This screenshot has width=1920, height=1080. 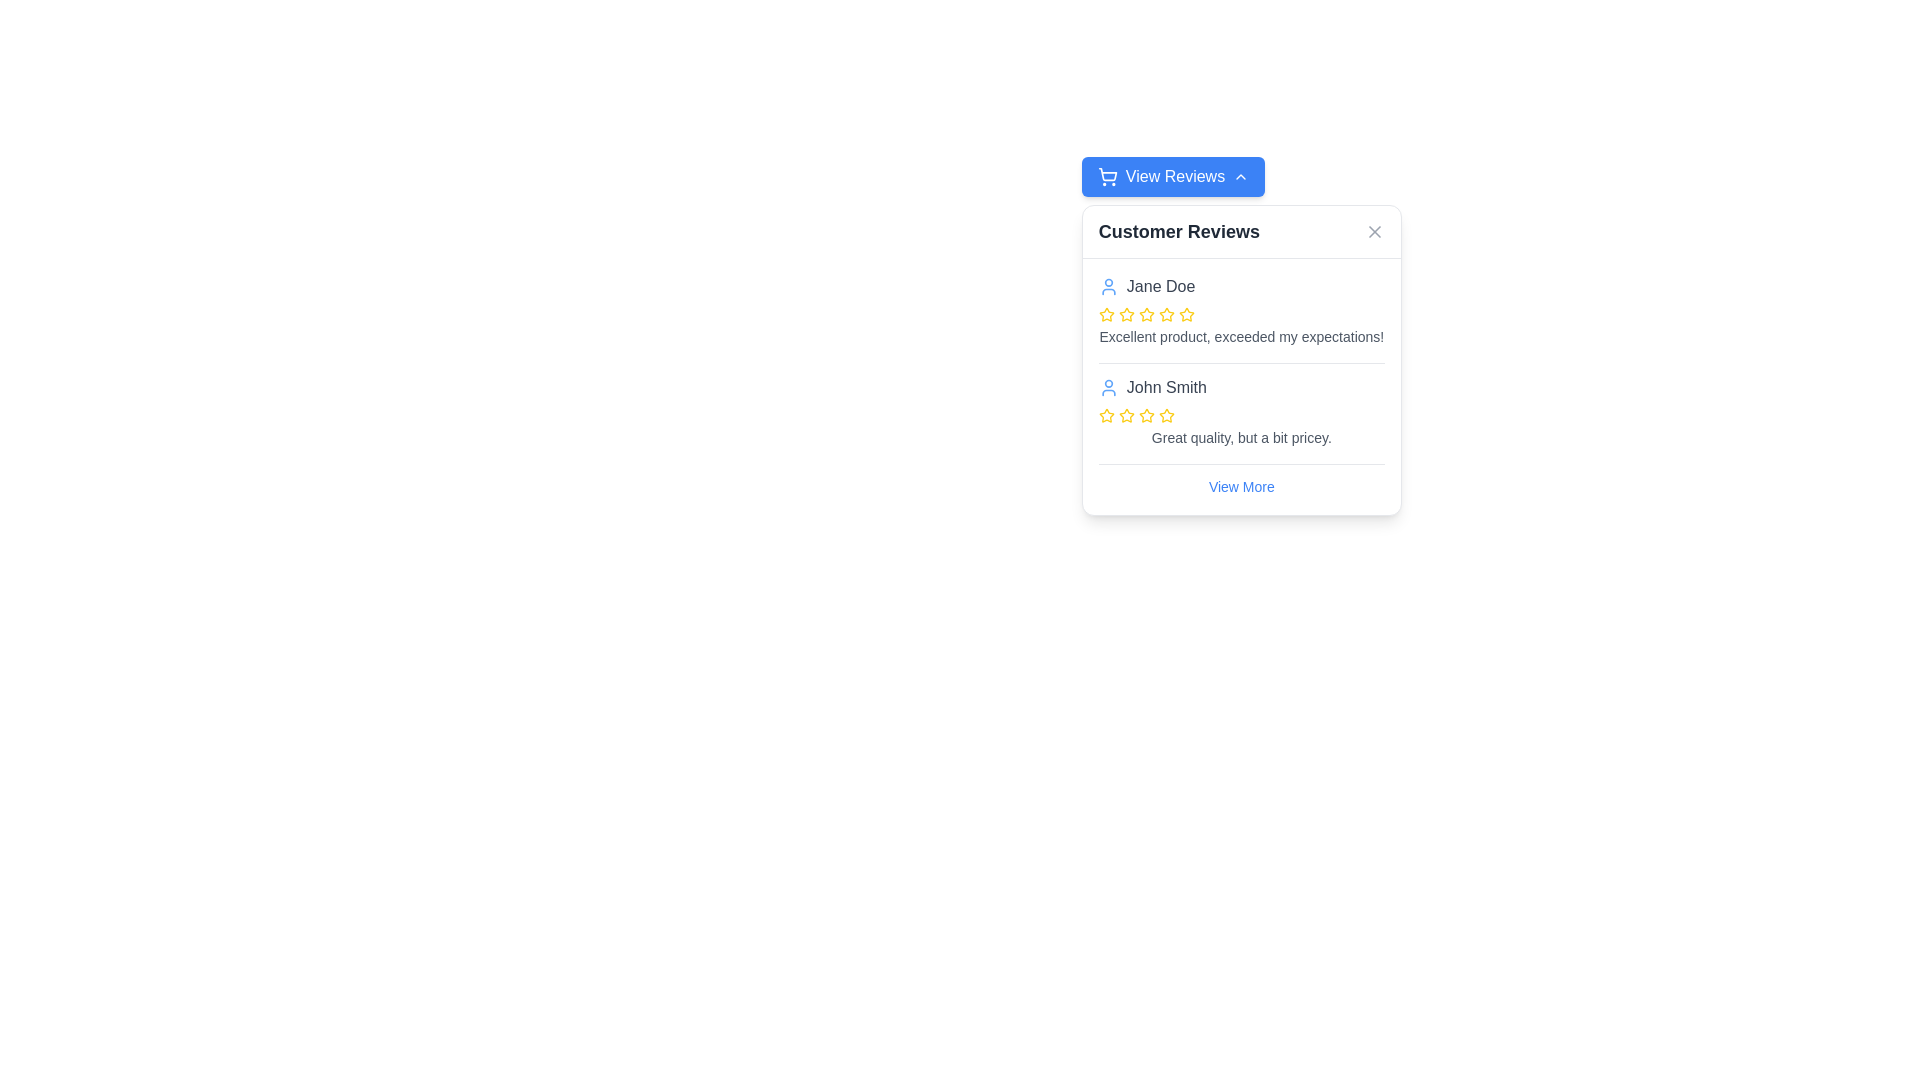 What do you see at coordinates (1373, 230) in the screenshot?
I see `the gray 'X' icon button located in the header section of the 'Customer Reviews' card to change its color to red` at bounding box center [1373, 230].